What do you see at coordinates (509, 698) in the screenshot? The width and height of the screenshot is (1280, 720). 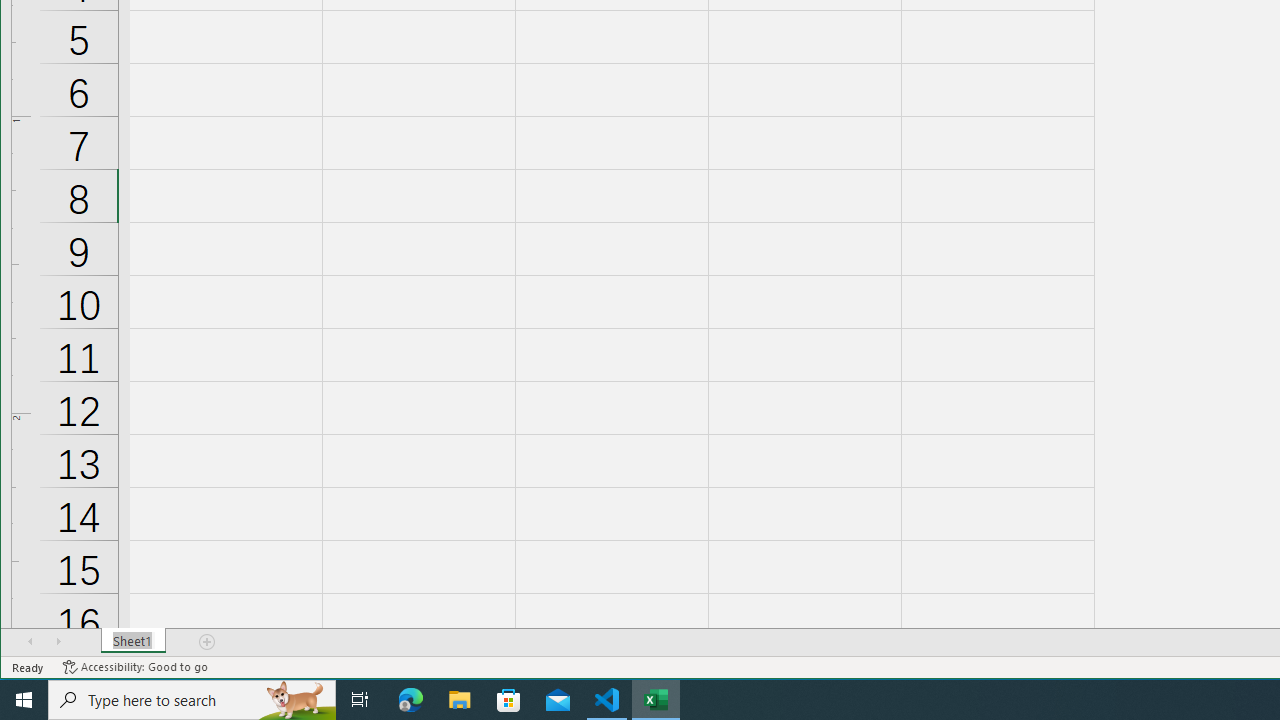 I see `'Microsoft Store'` at bounding box center [509, 698].